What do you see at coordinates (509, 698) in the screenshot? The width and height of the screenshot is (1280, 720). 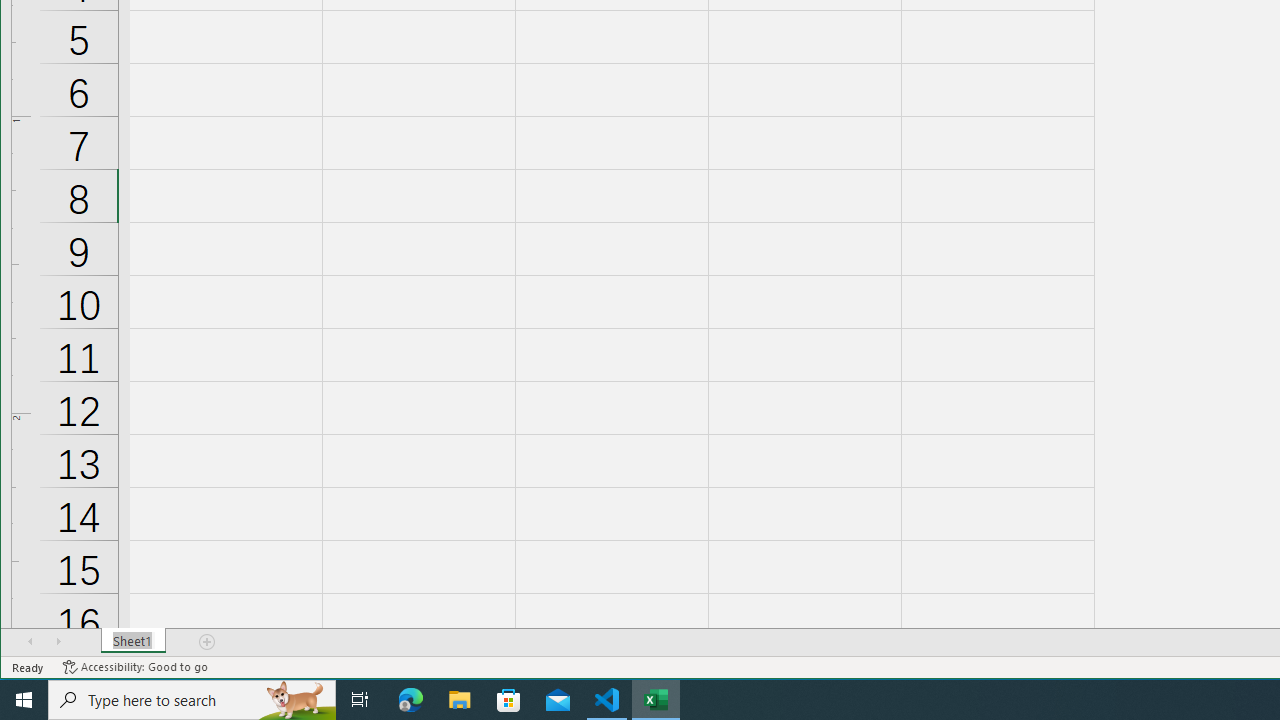 I see `'Microsoft Store'` at bounding box center [509, 698].